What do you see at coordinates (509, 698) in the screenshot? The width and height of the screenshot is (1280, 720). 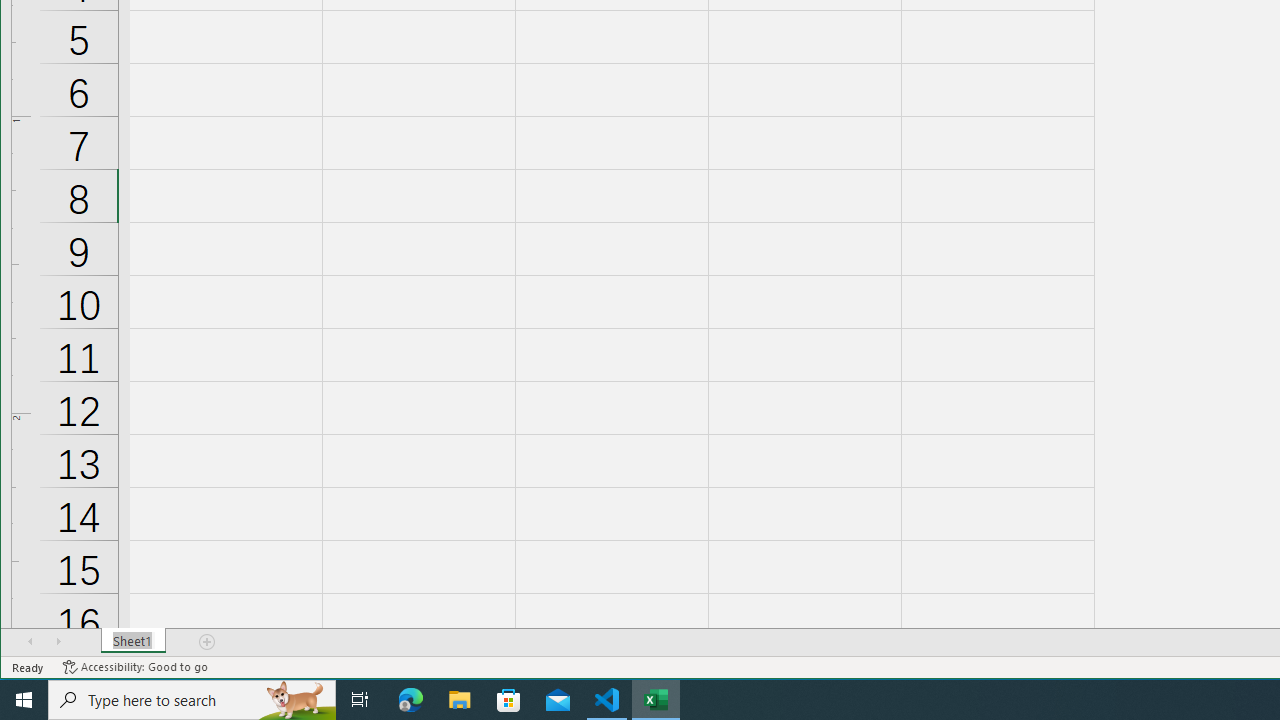 I see `'Microsoft Store'` at bounding box center [509, 698].